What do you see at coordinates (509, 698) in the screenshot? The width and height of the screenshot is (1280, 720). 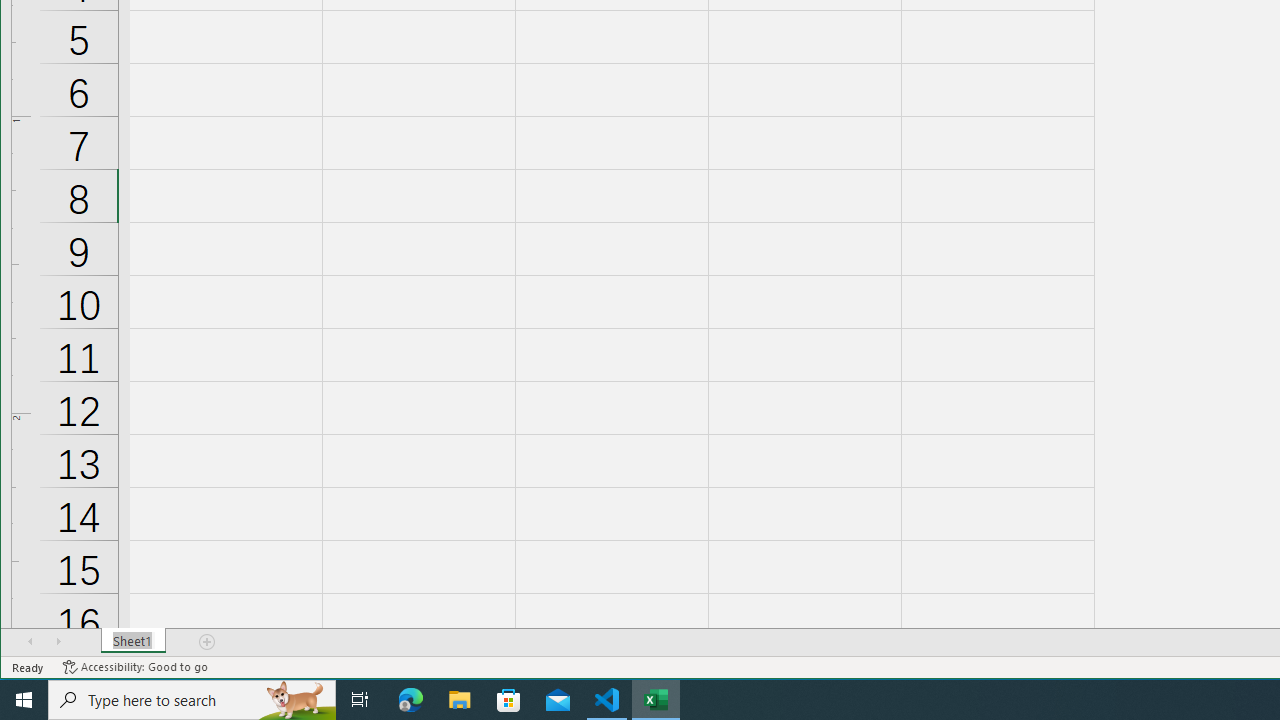 I see `'Microsoft Store'` at bounding box center [509, 698].